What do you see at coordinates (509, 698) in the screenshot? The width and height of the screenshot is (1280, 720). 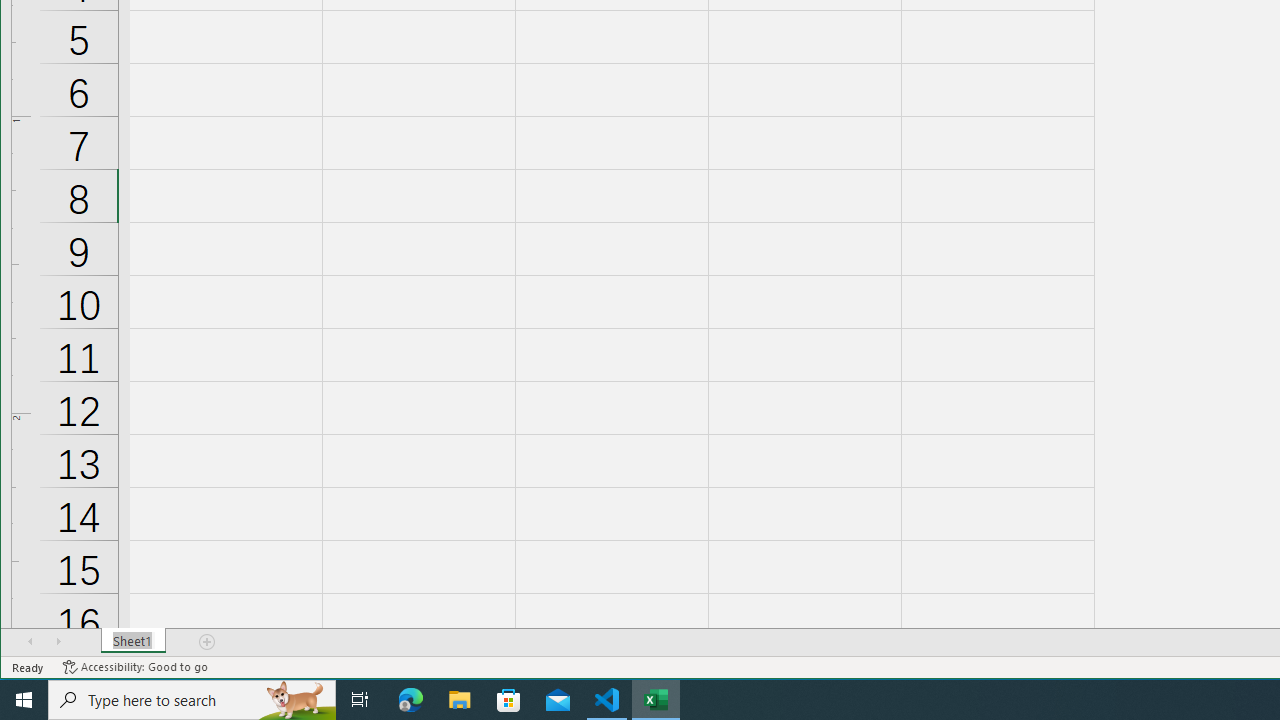 I see `'Microsoft Store'` at bounding box center [509, 698].